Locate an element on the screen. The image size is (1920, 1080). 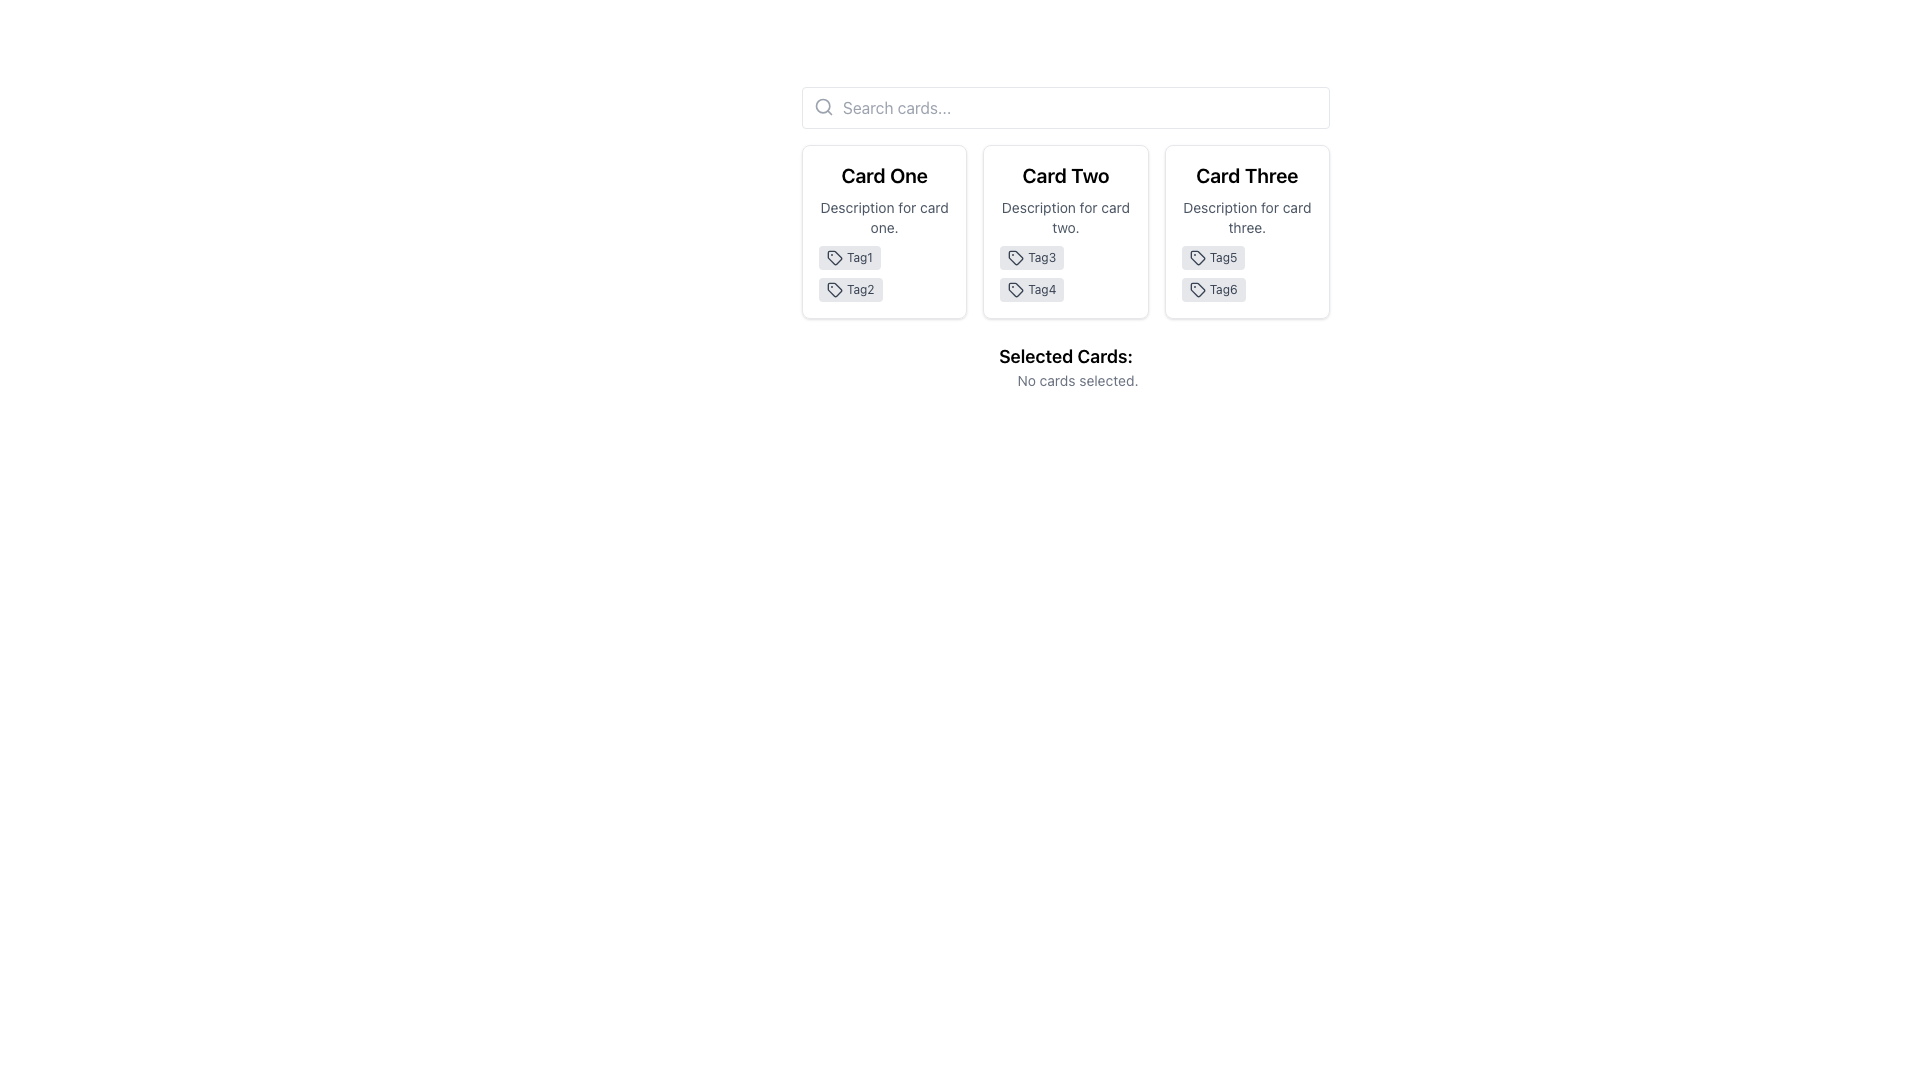
the second tag under 'Card Three', which is located below 'Tag5' in the bottom area of the card is located at coordinates (1212, 289).